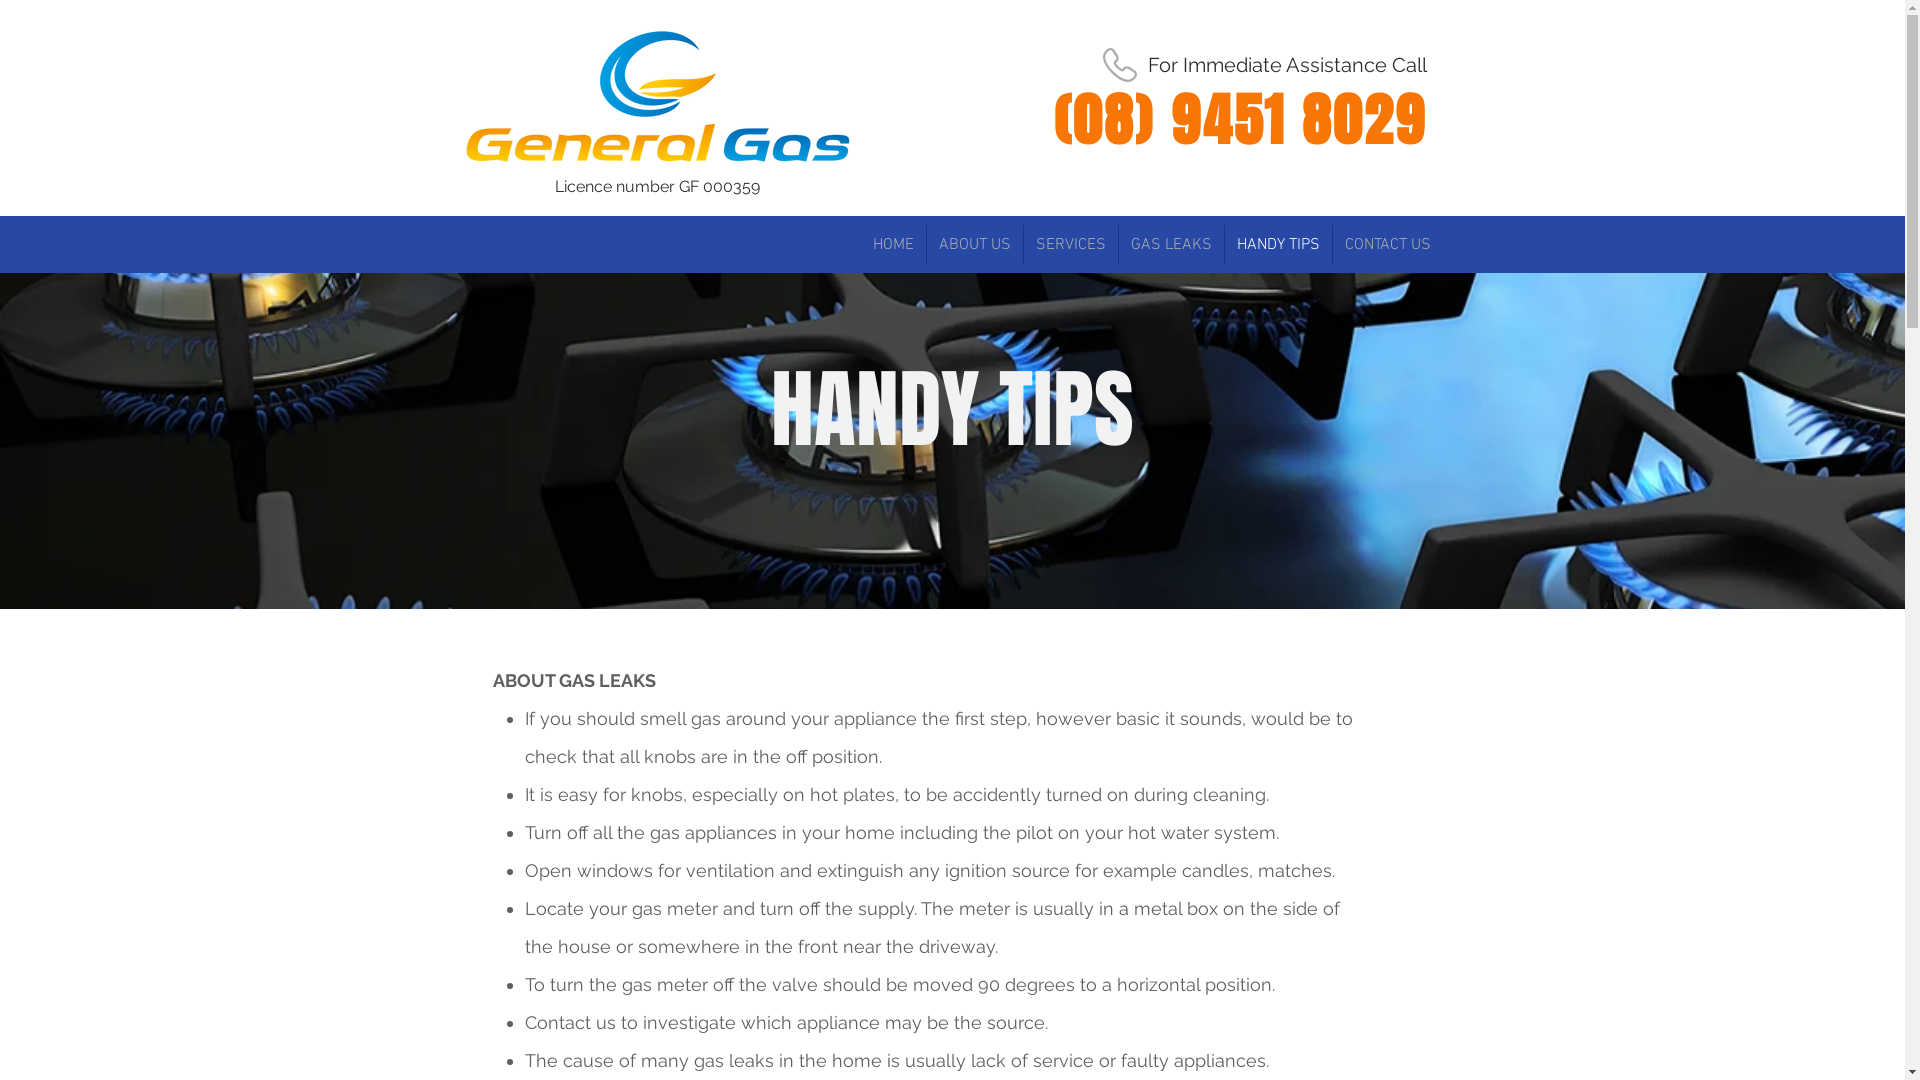  What do you see at coordinates (1386, 244) in the screenshot?
I see `'CONTACT US'` at bounding box center [1386, 244].